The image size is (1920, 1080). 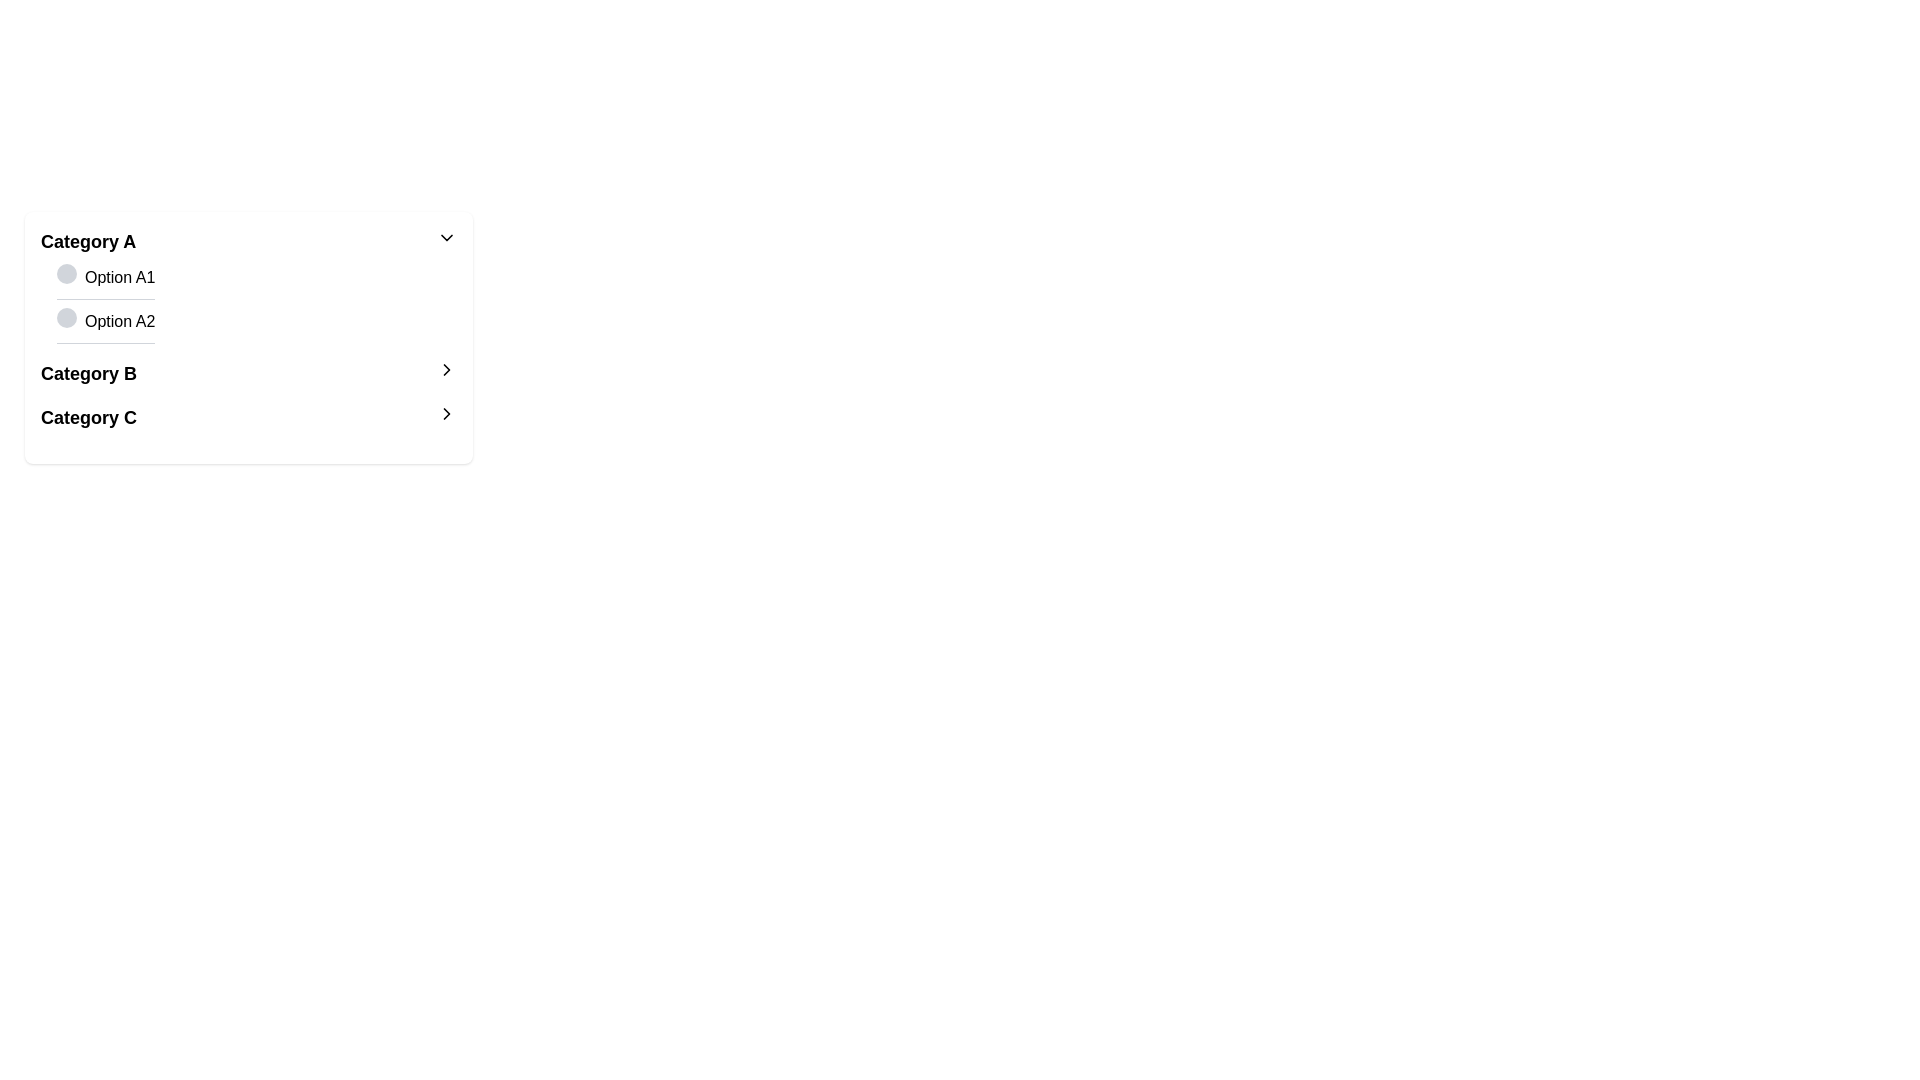 What do you see at coordinates (105, 281) in the screenshot?
I see `the topmost selectable option within the 'Category A' section of the menu` at bounding box center [105, 281].